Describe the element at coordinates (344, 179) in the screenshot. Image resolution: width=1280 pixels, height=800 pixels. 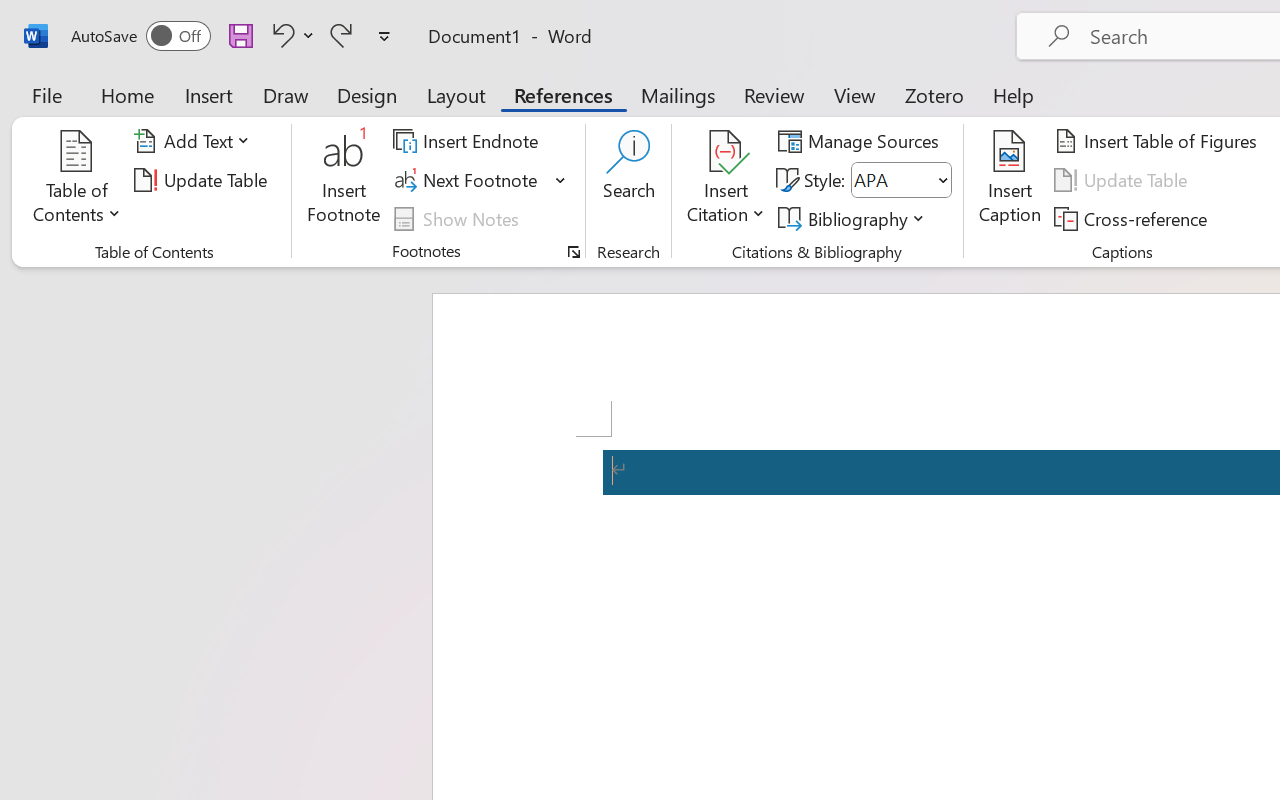
I see `'Insert Footnote'` at that location.